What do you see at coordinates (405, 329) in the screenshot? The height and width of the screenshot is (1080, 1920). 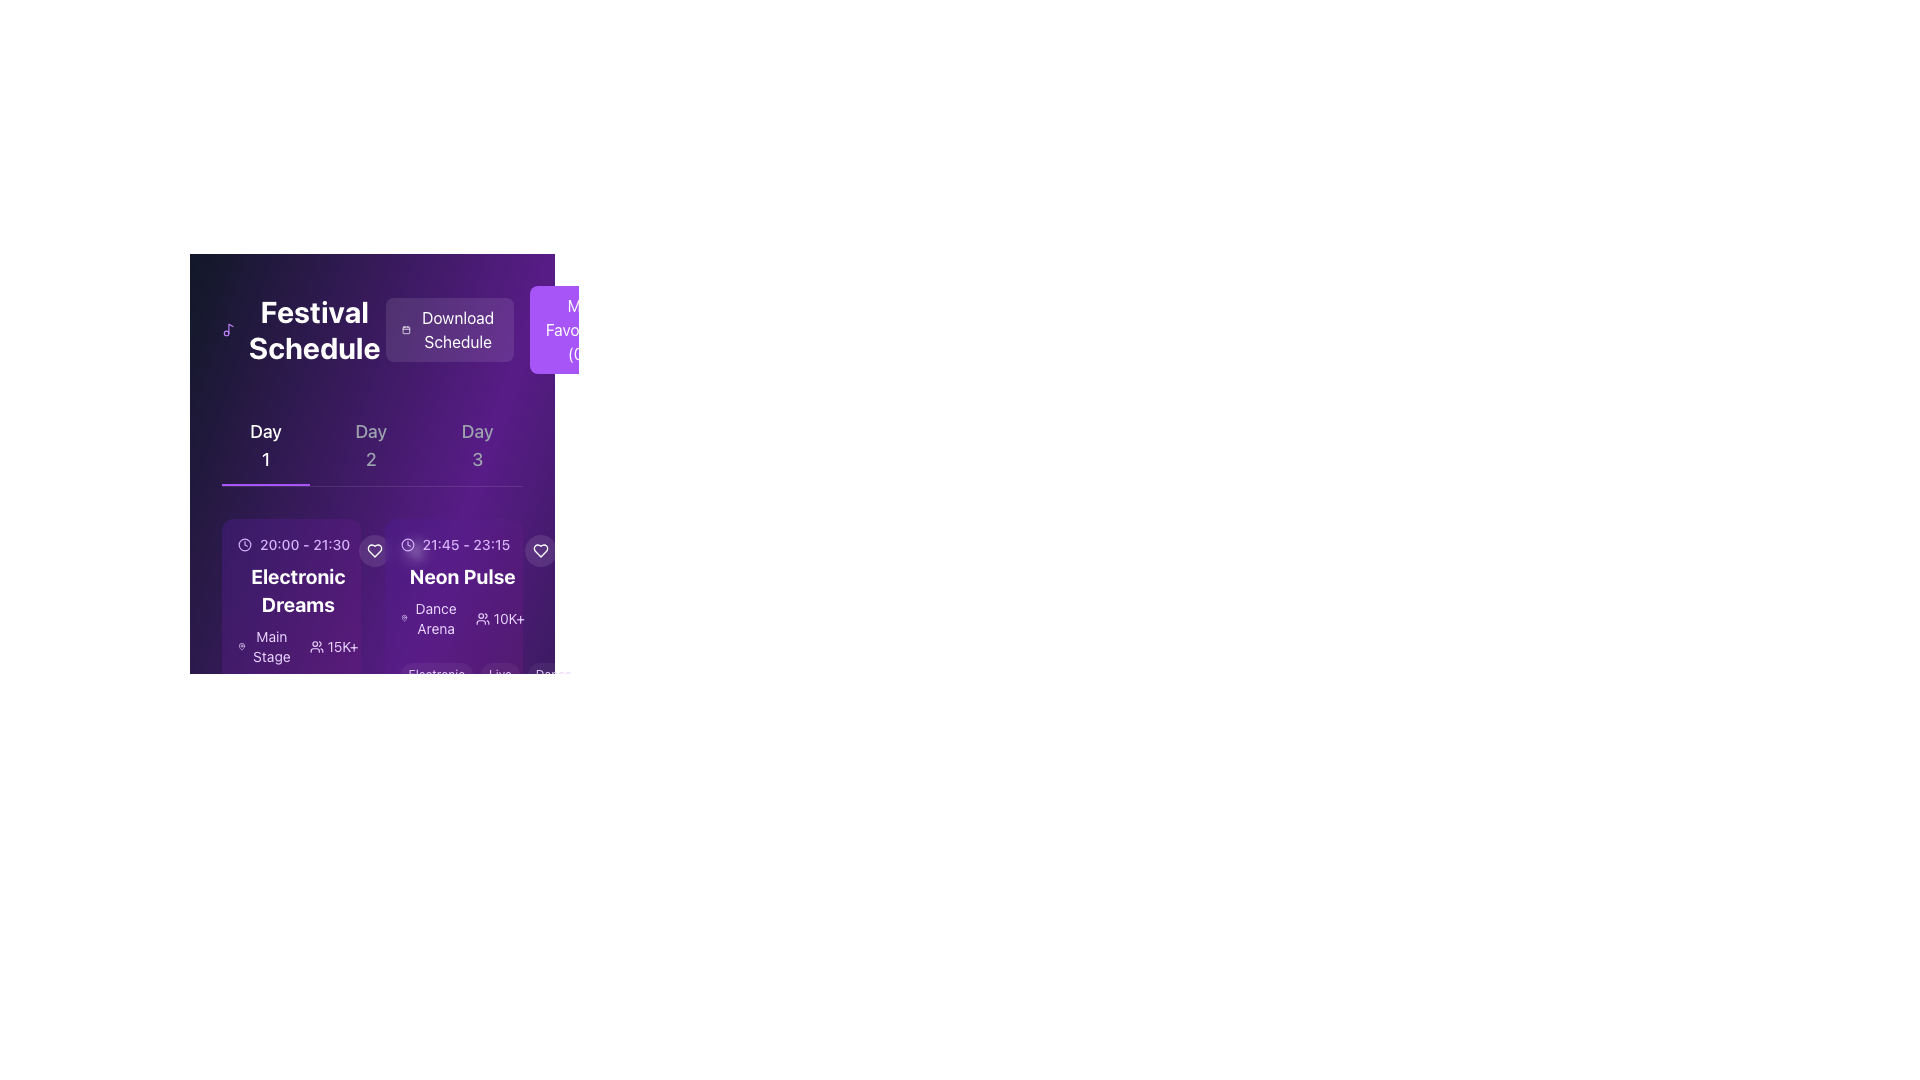 I see `the small calendar icon within the 'Download Schedule' button` at bounding box center [405, 329].